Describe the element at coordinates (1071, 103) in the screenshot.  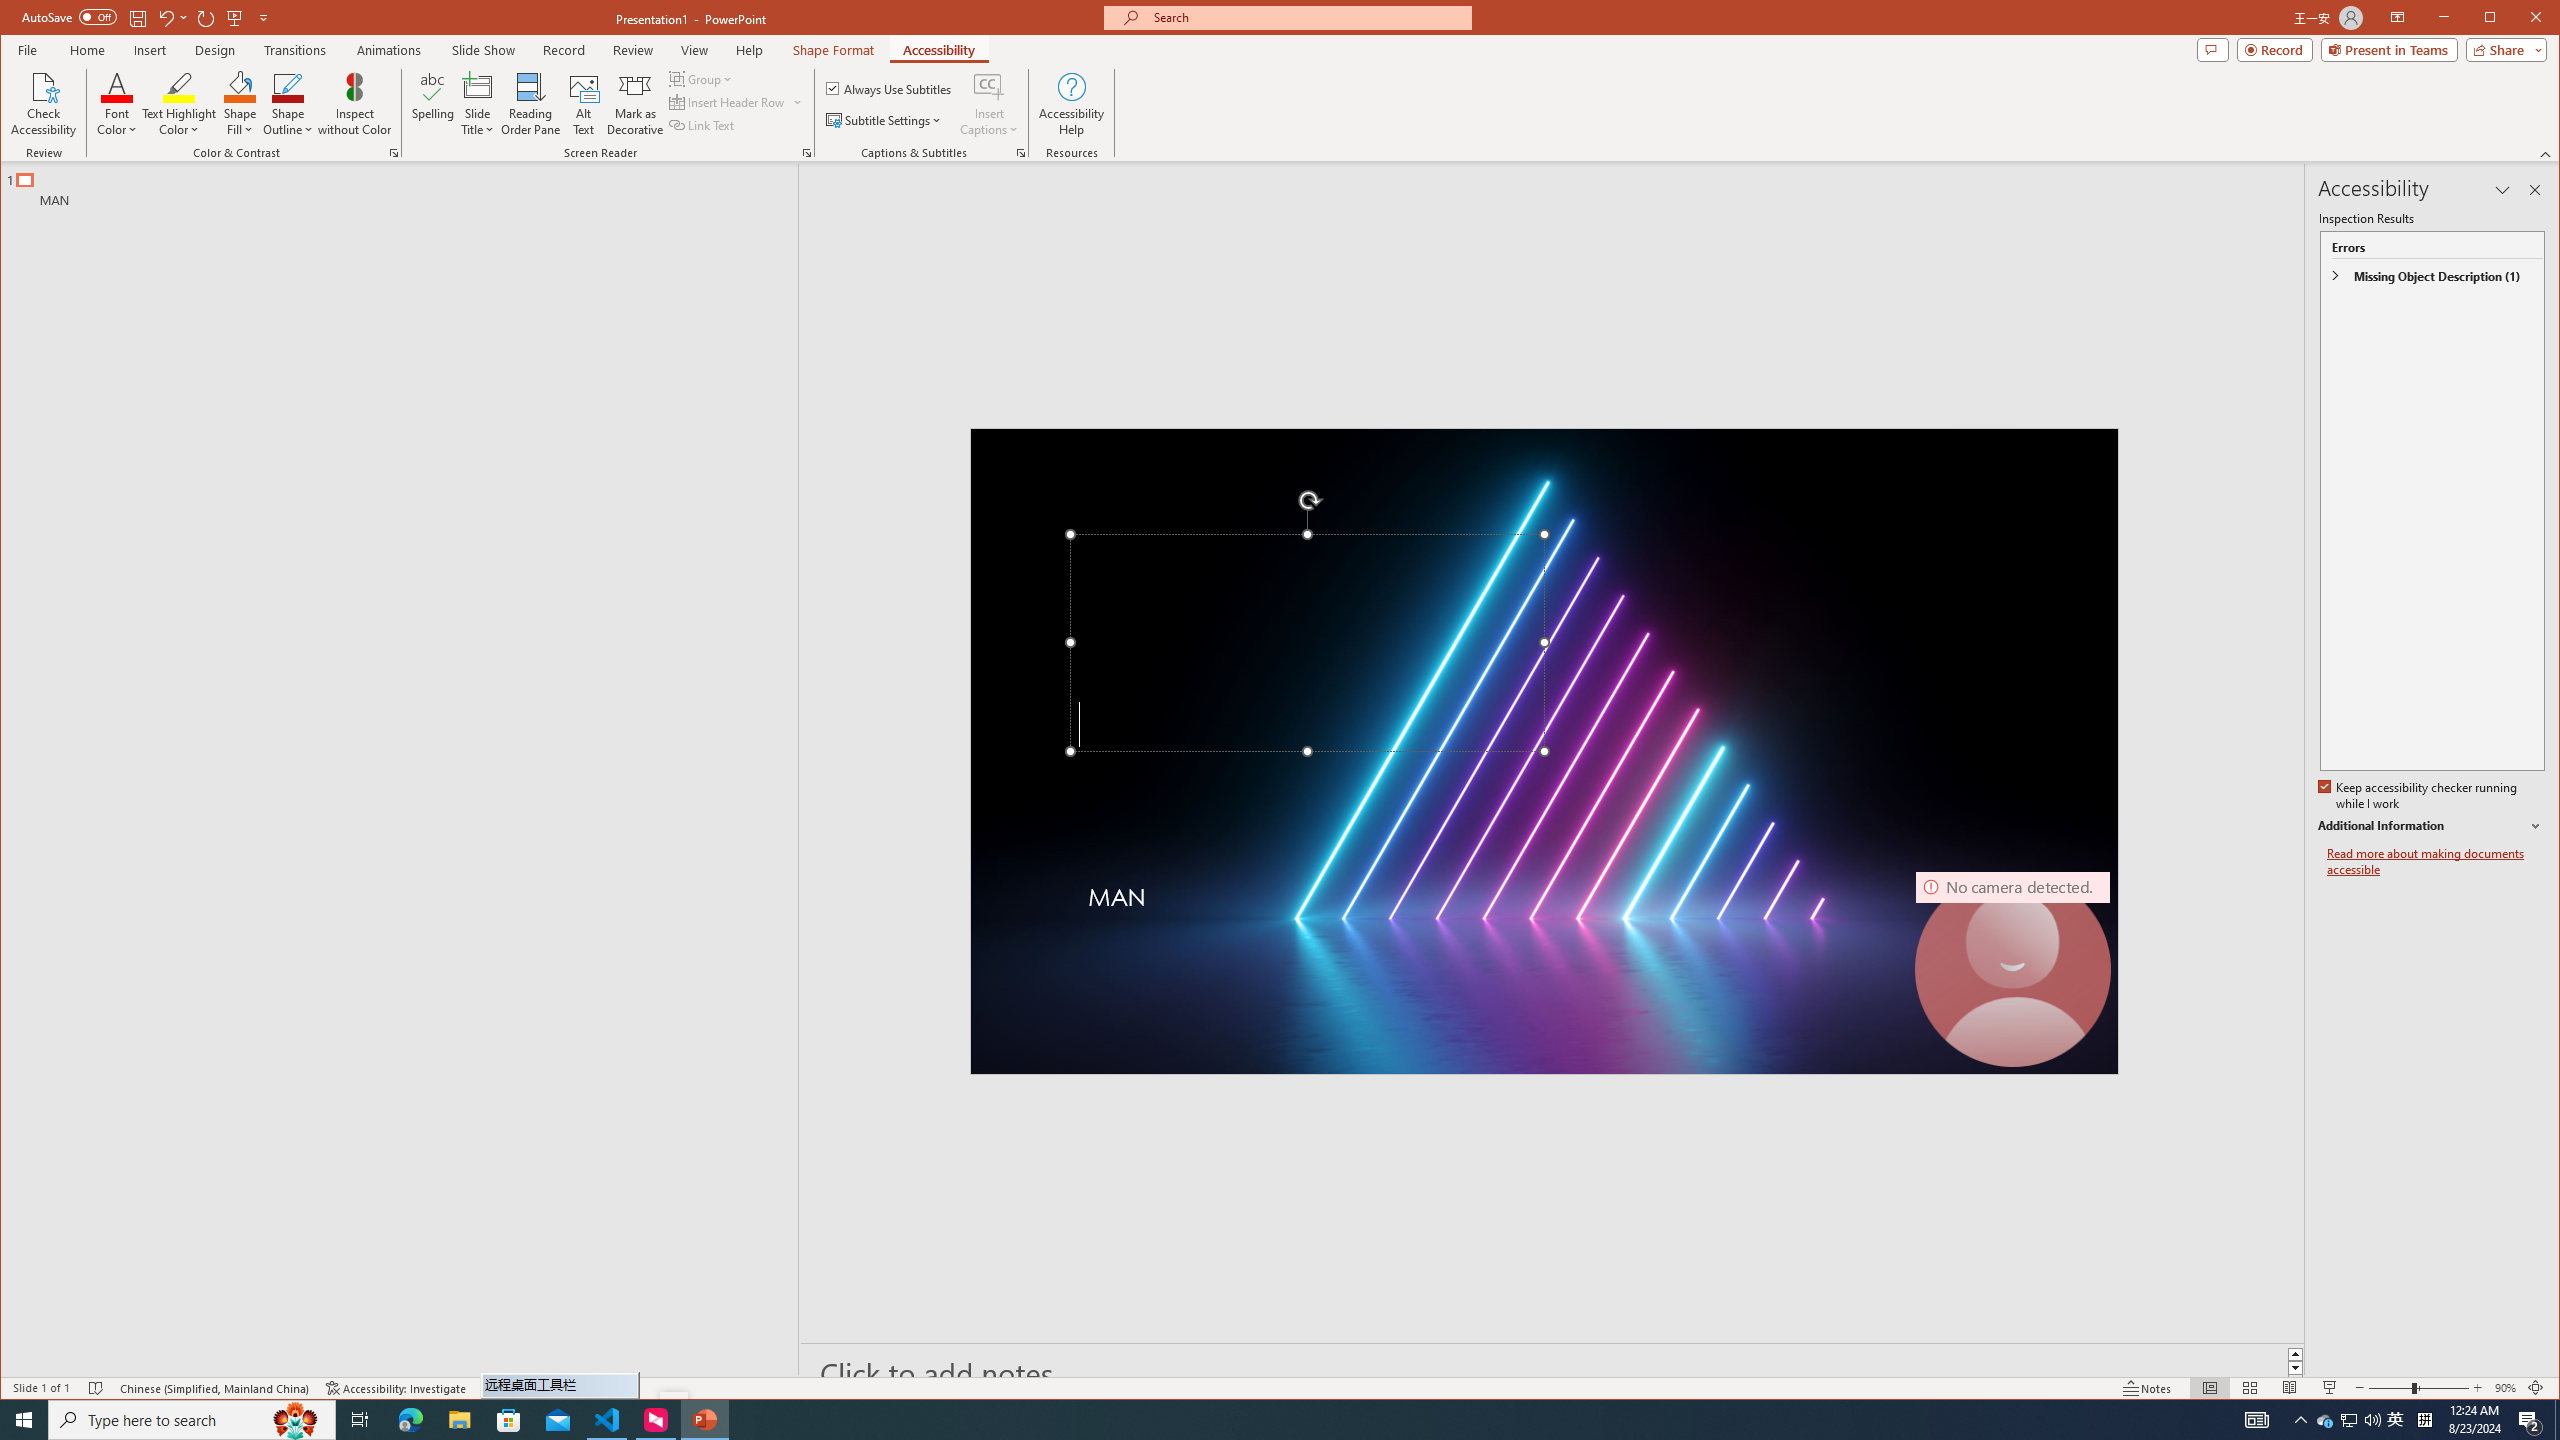
I see `'Accessibility Help'` at that location.